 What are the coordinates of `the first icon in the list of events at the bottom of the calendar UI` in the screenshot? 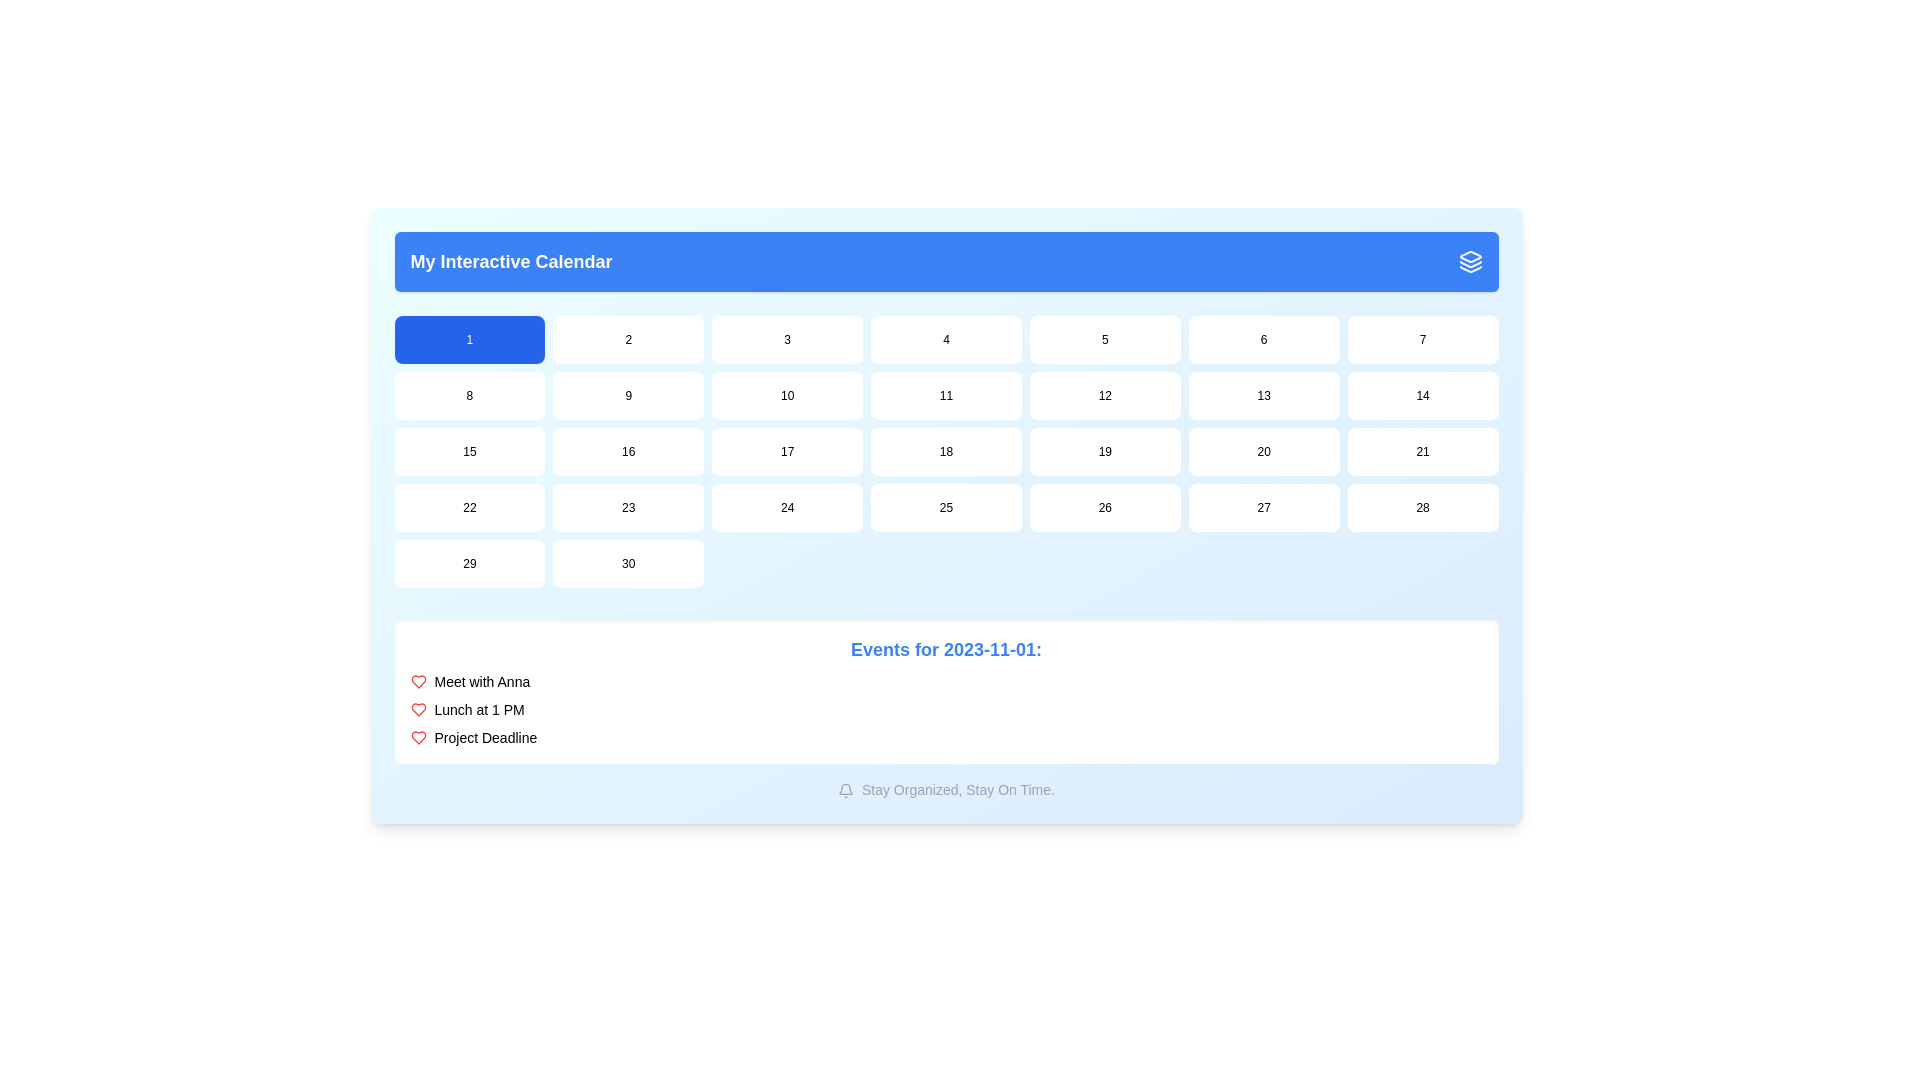 It's located at (417, 681).